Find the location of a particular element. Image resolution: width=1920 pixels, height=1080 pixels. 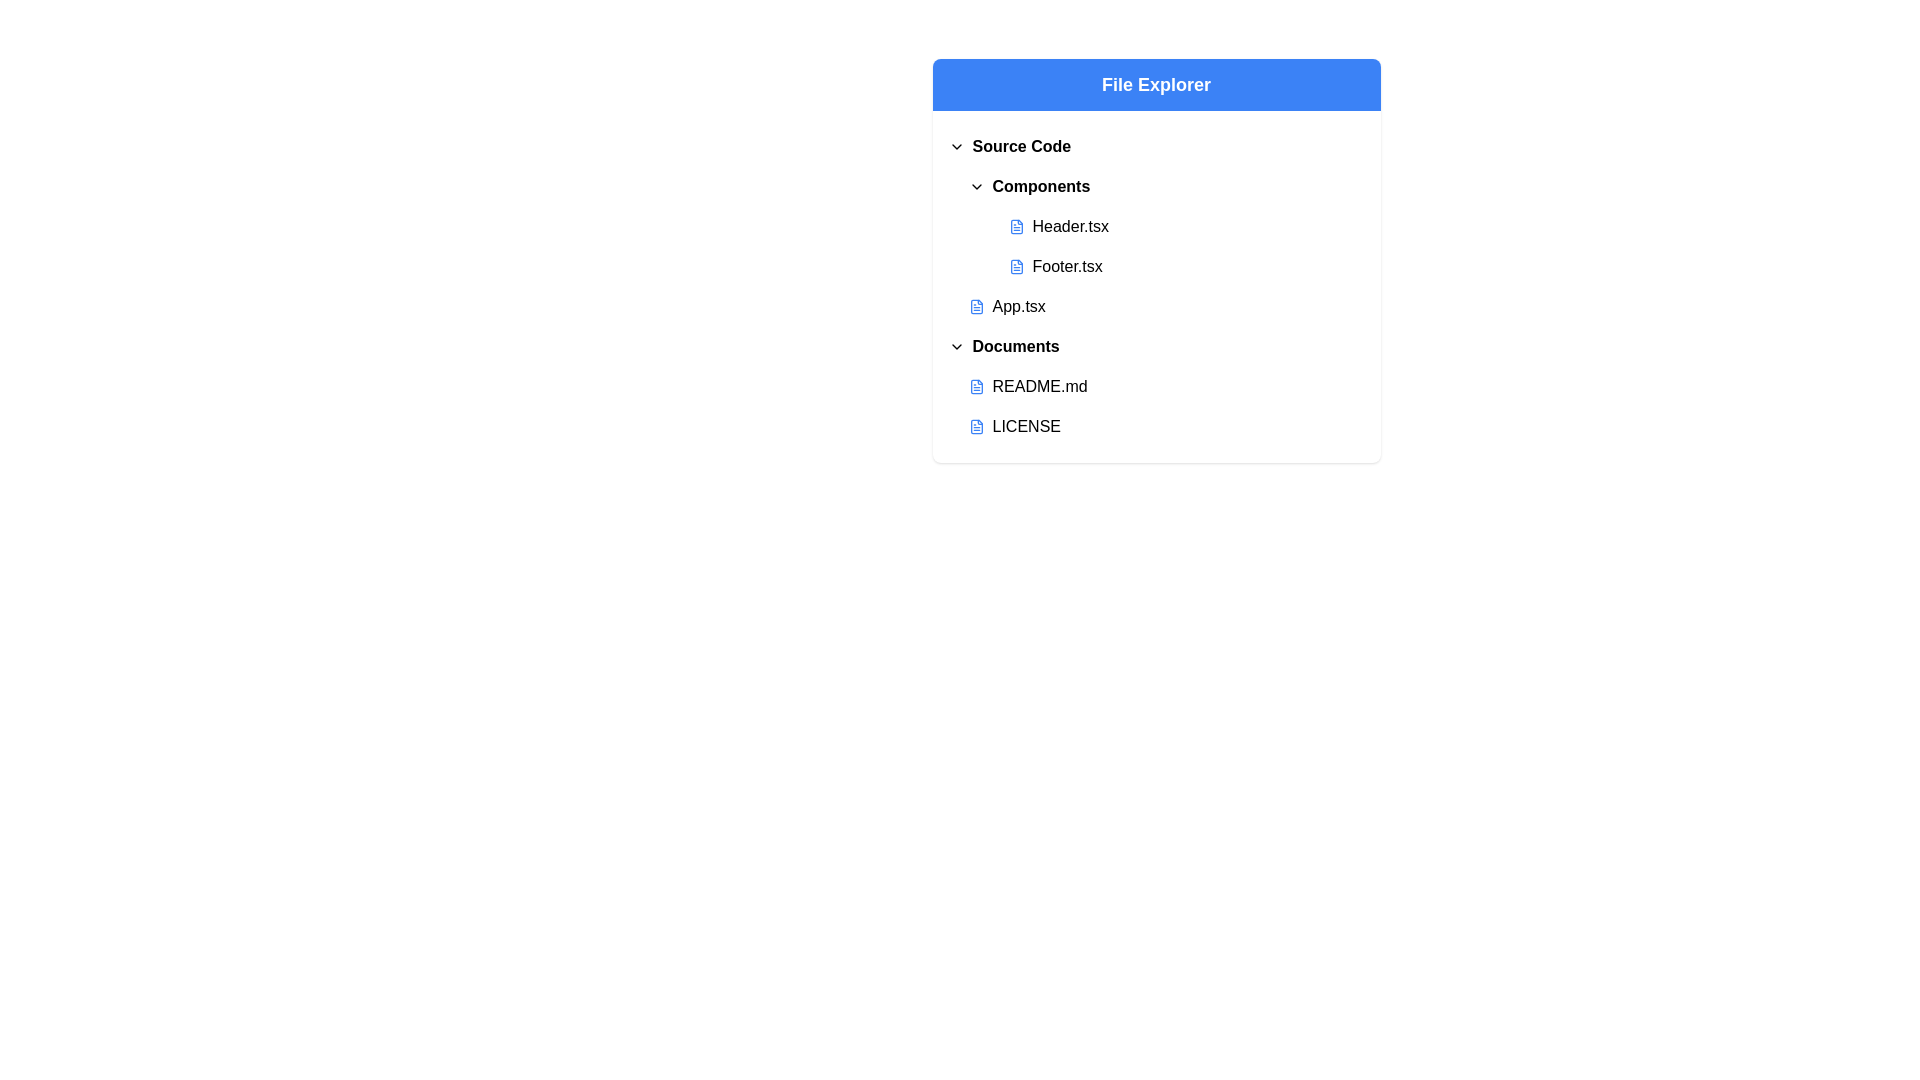

the text label representing the LICENSE file located is located at coordinates (1026, 426).